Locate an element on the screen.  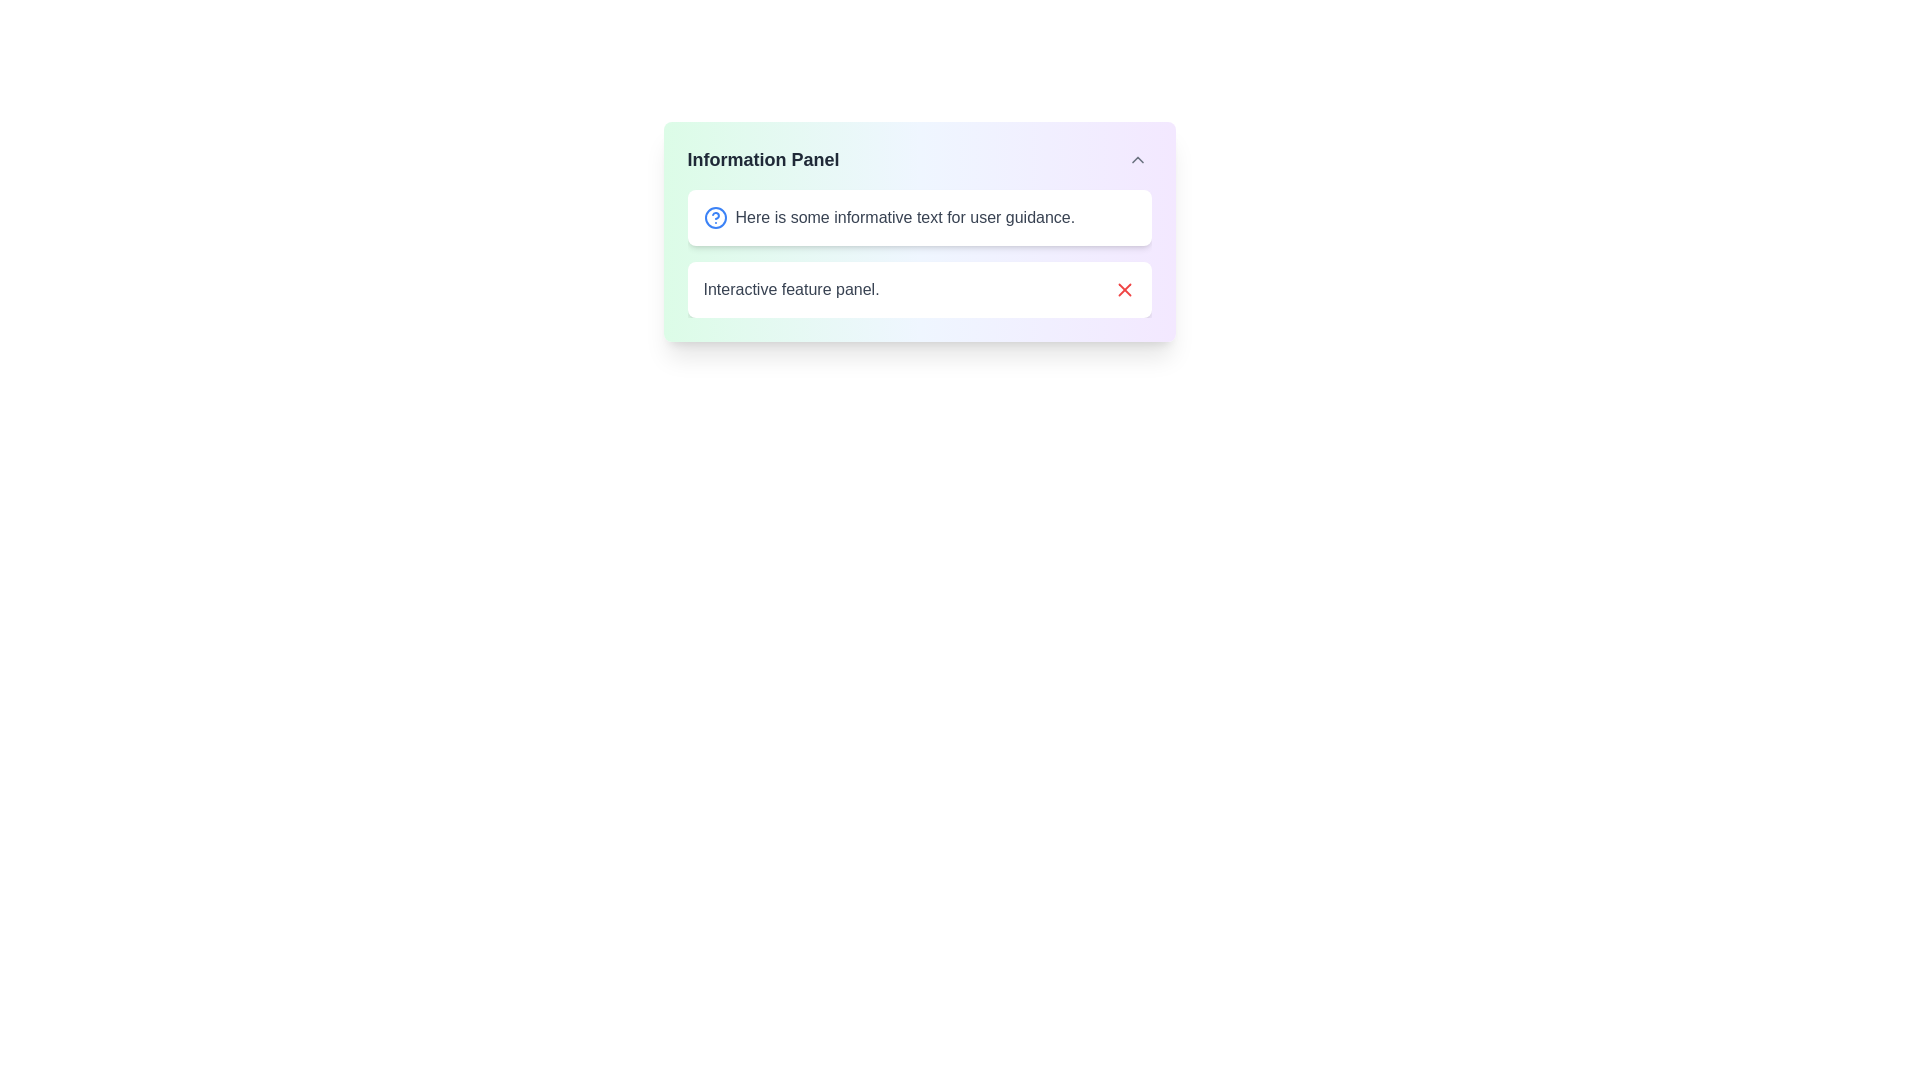
the 'Information Panel' element, which is a gradient background panel labeled 'Information Panel' with rounded corners and a drop shadow is located at coordinates (918, 230).